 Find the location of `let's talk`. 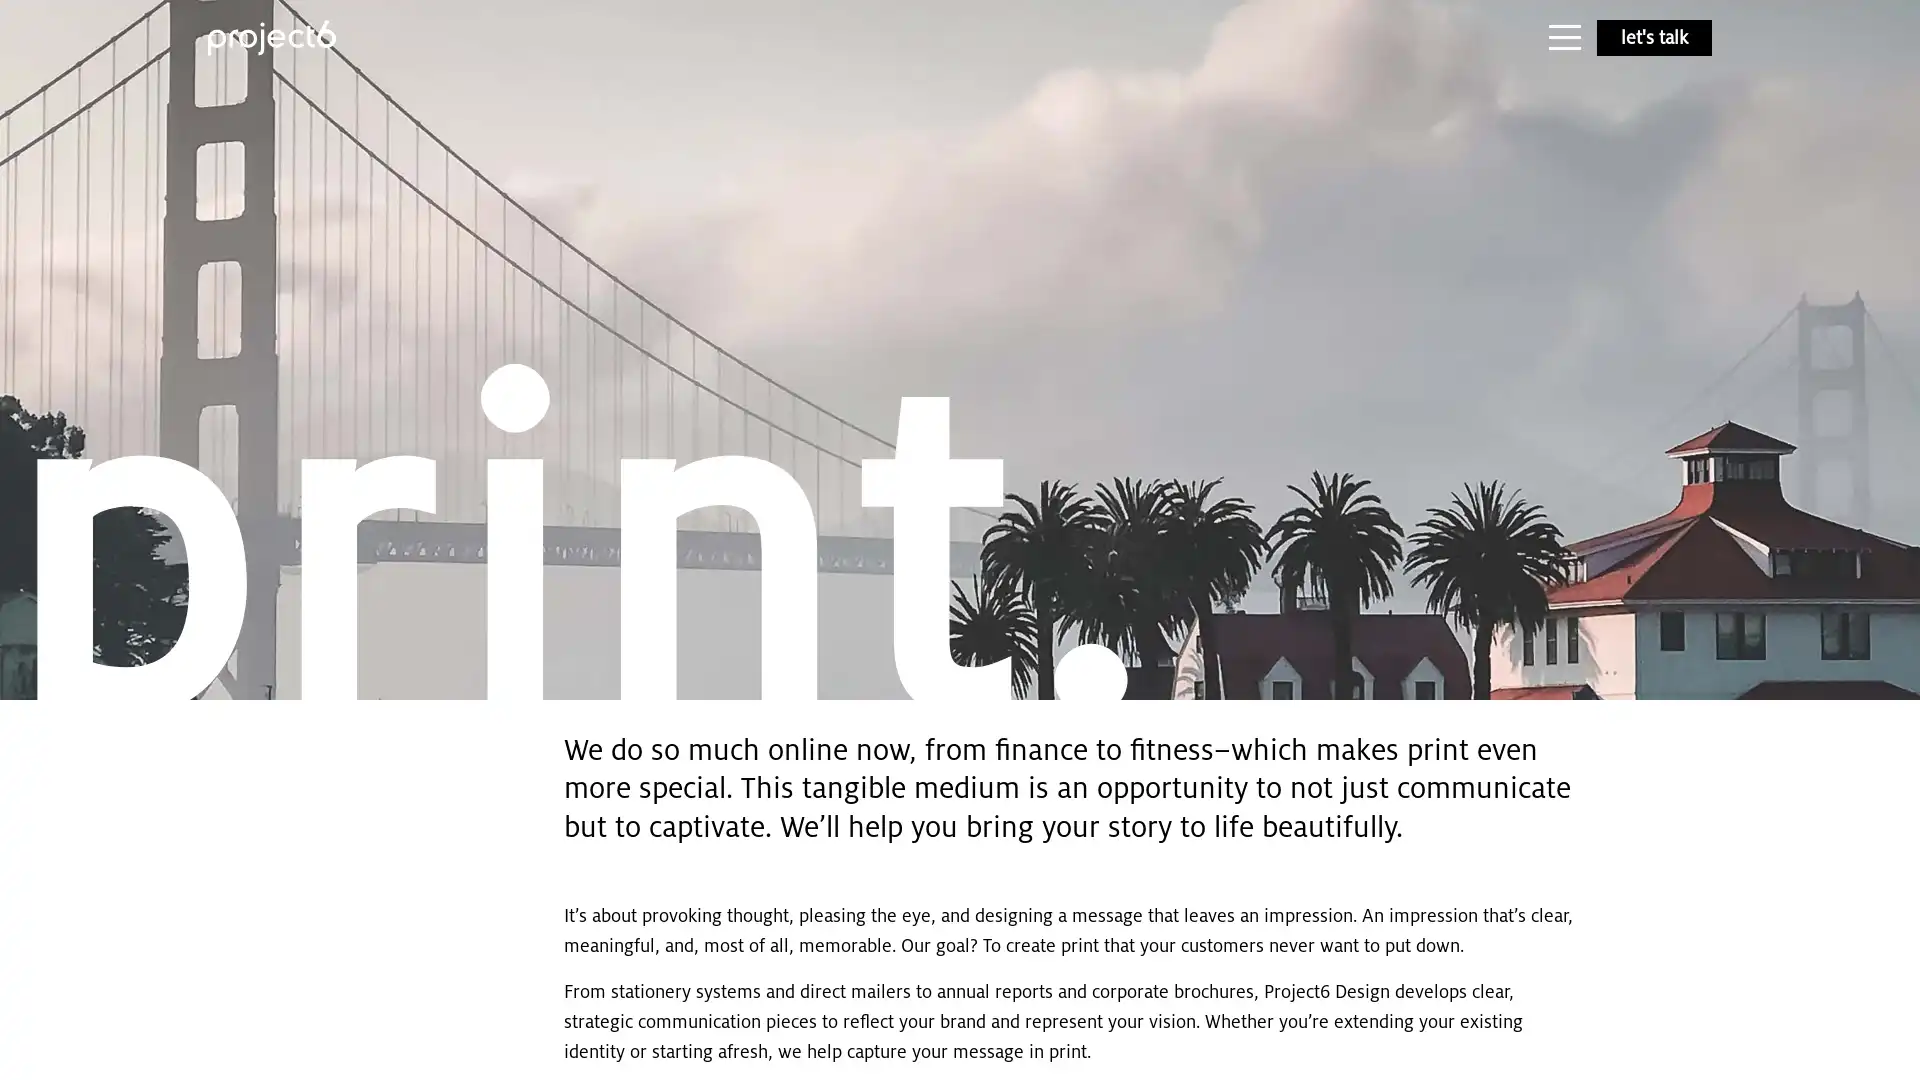

let's talk is located at coordinates (1654, 38).